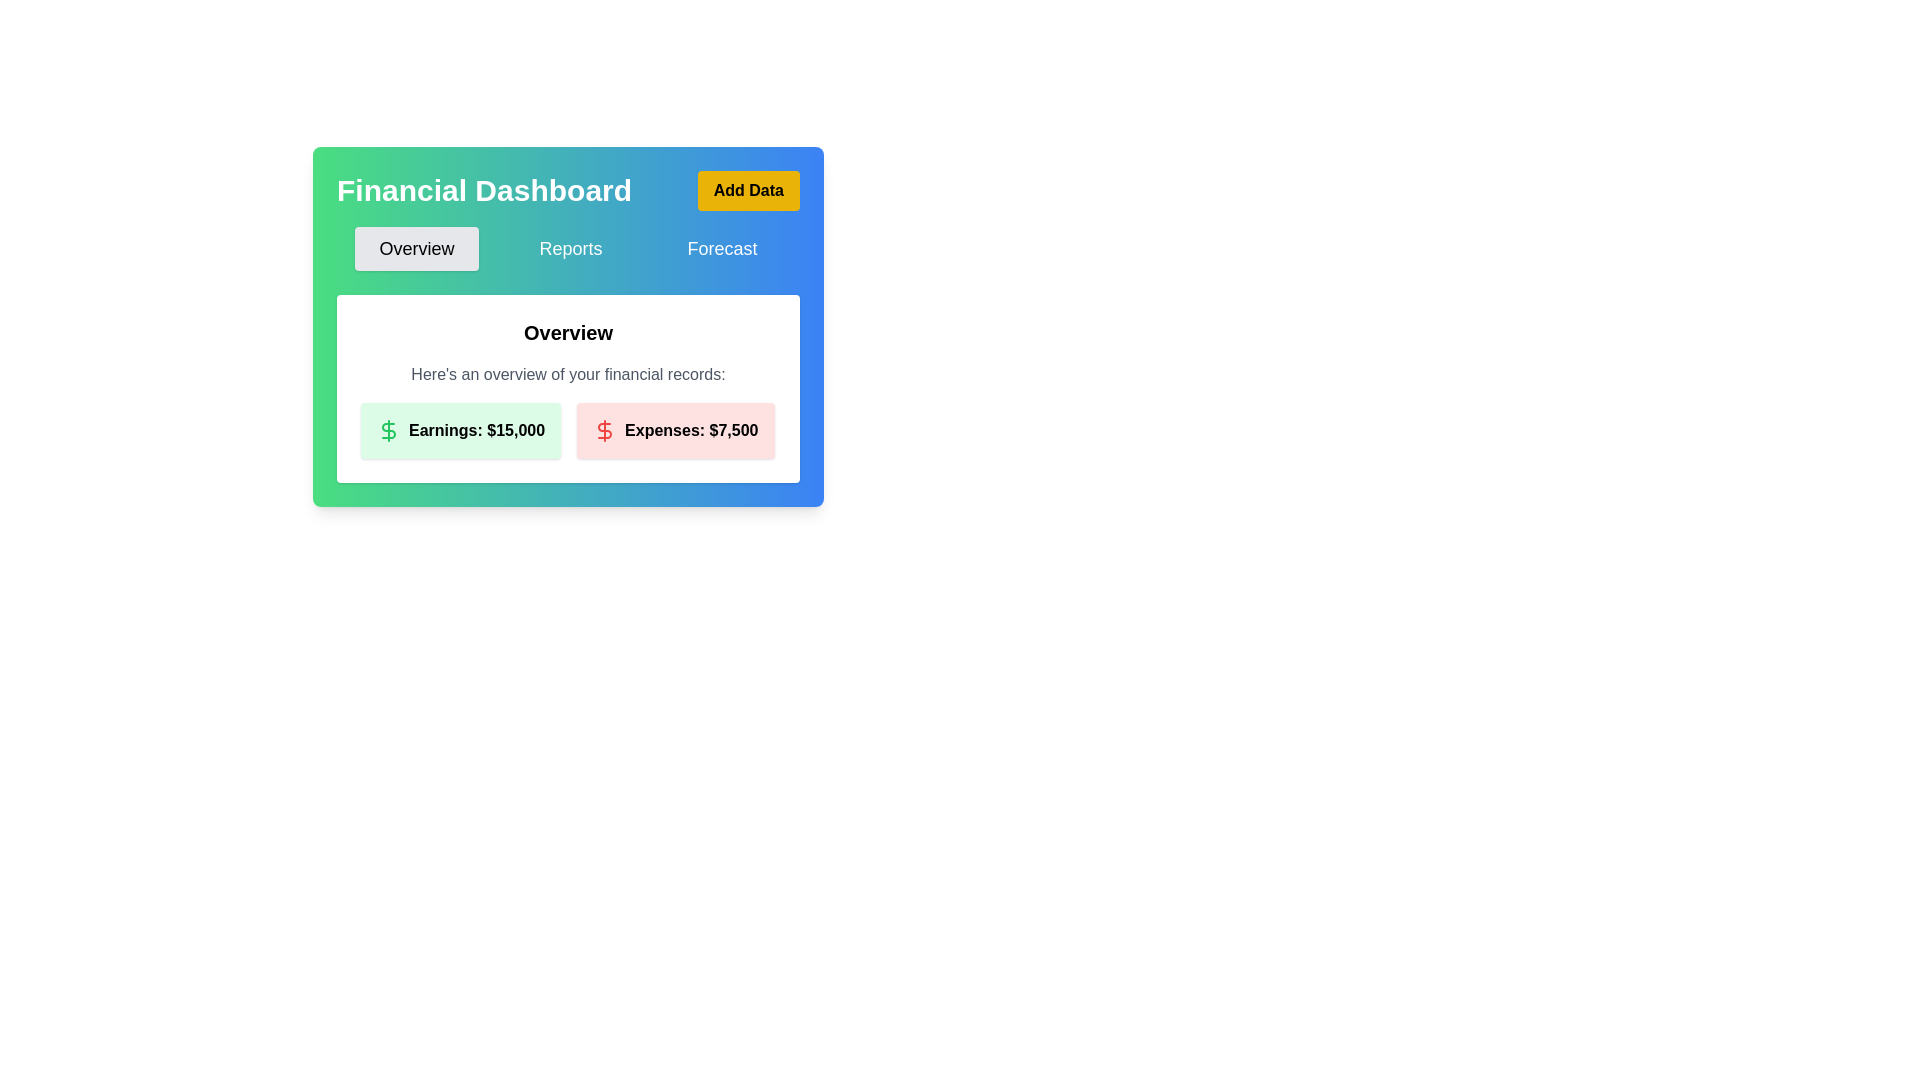 The image size is (1920, 1080). Describe the element at coordinates (459, 430) in the screenshot. I see `the information display card that shows 'Earnings: $15,000' with a light green background and a green dollar sign icon, located in the bottom-left region of the 'Overview' card` at that location.